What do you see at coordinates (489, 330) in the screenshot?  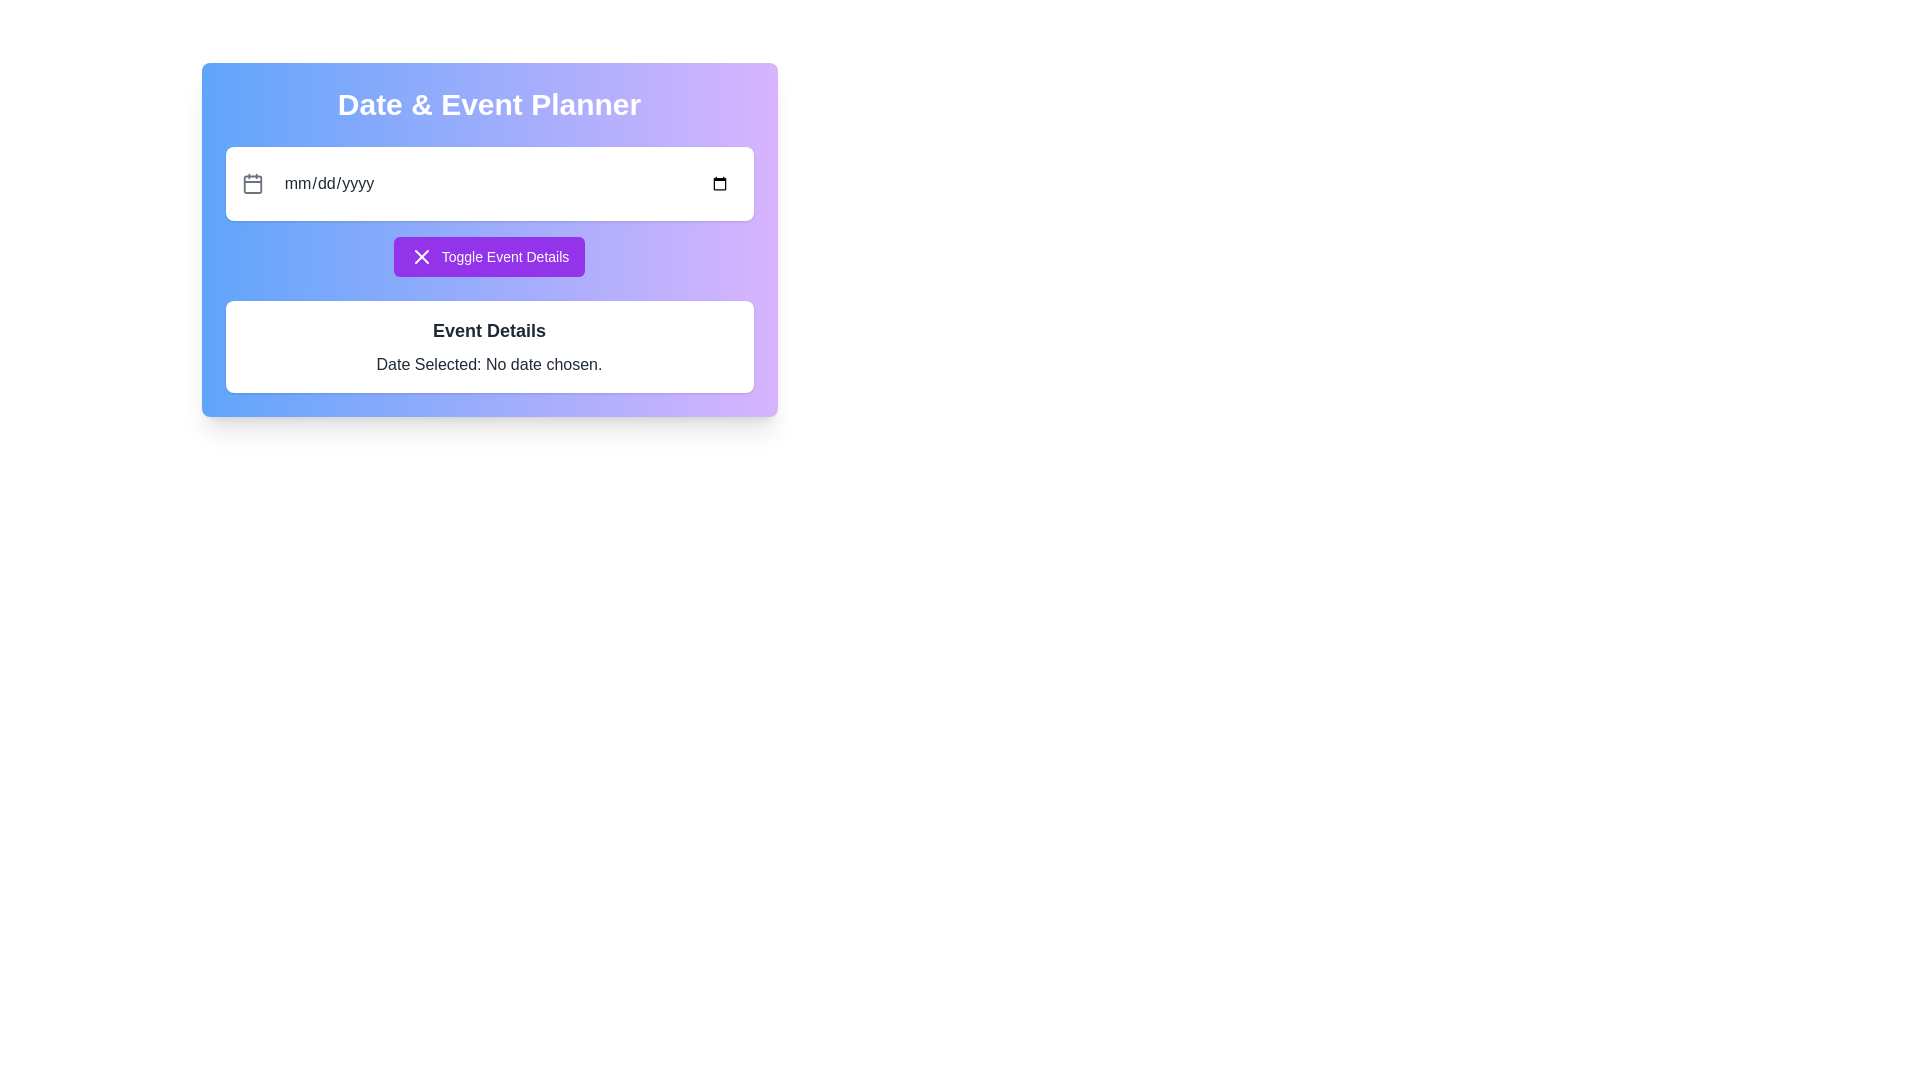 I see `text header displaying 'Event Details' which is prominently styled in bold, black font and located below the 'Toggle Event Details' button` at bounding box center [489, 330].